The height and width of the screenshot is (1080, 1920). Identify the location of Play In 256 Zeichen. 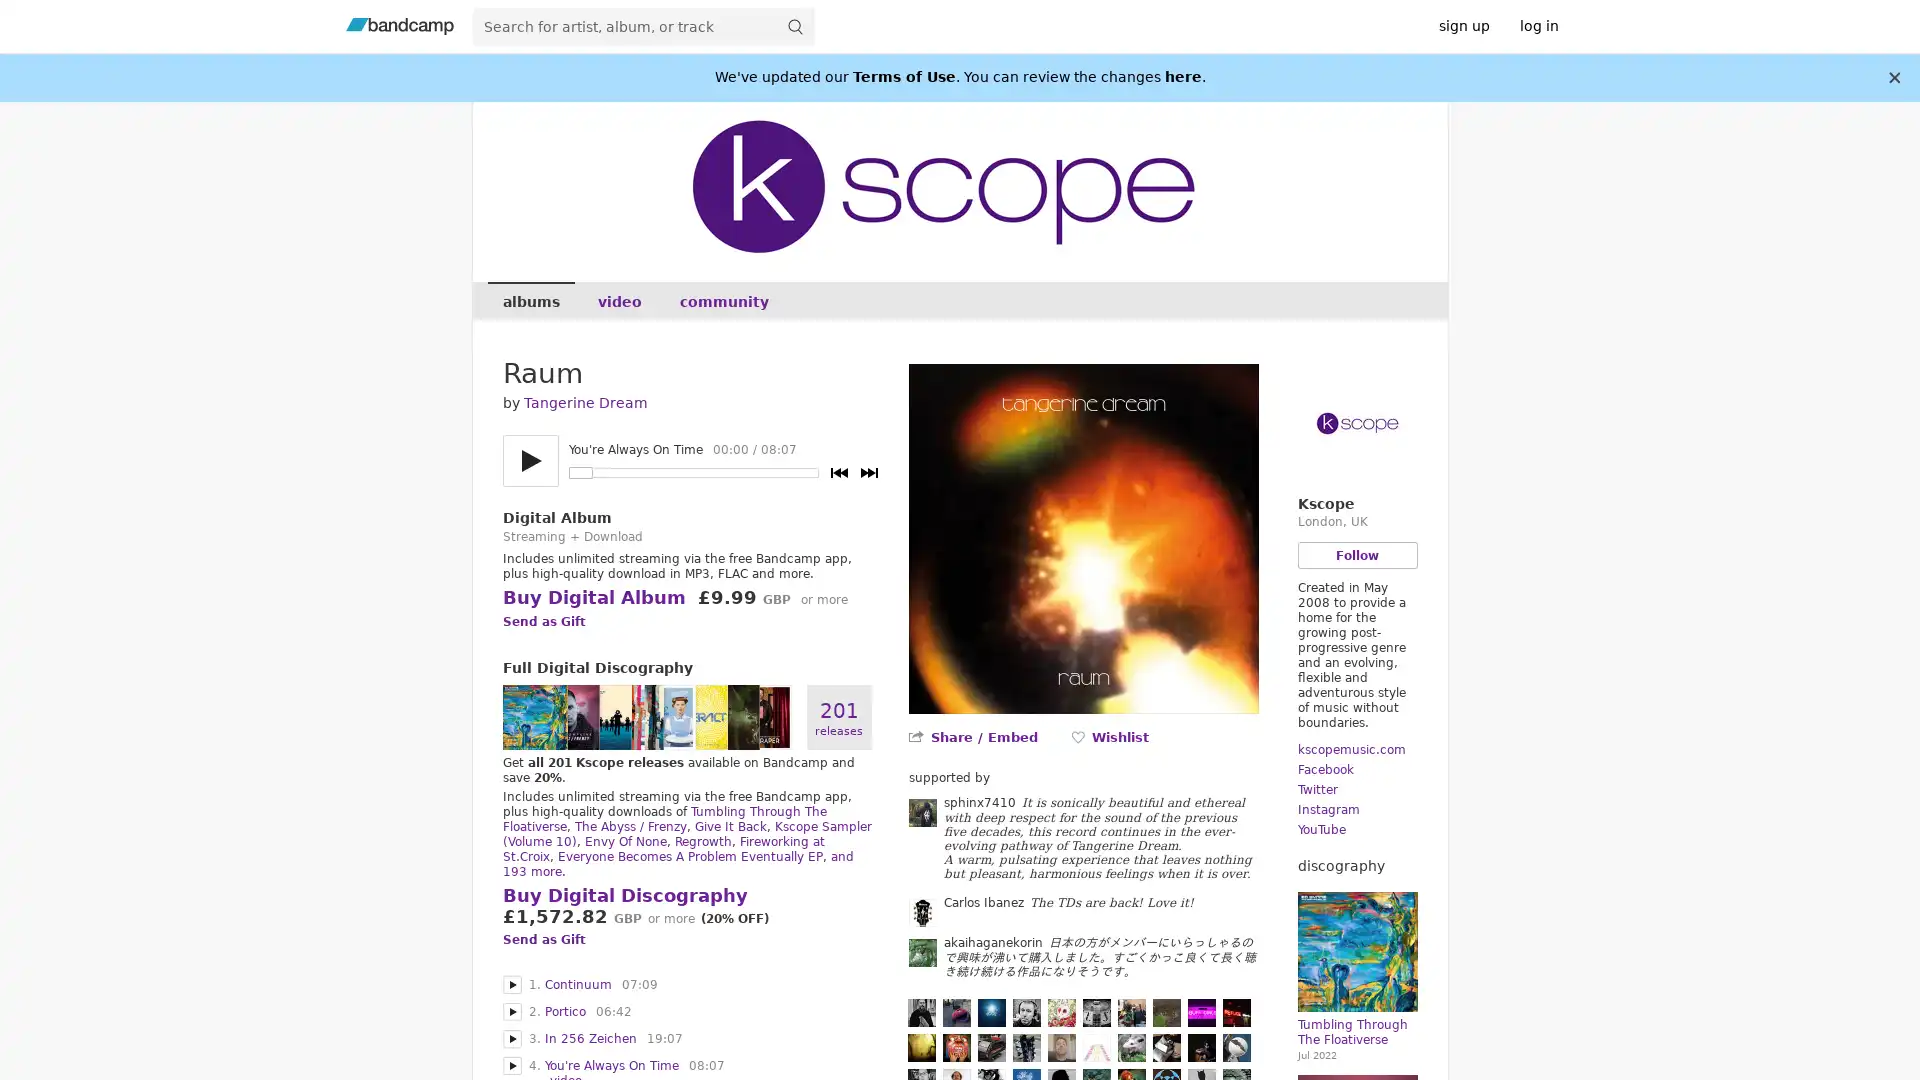
(511, 1036).